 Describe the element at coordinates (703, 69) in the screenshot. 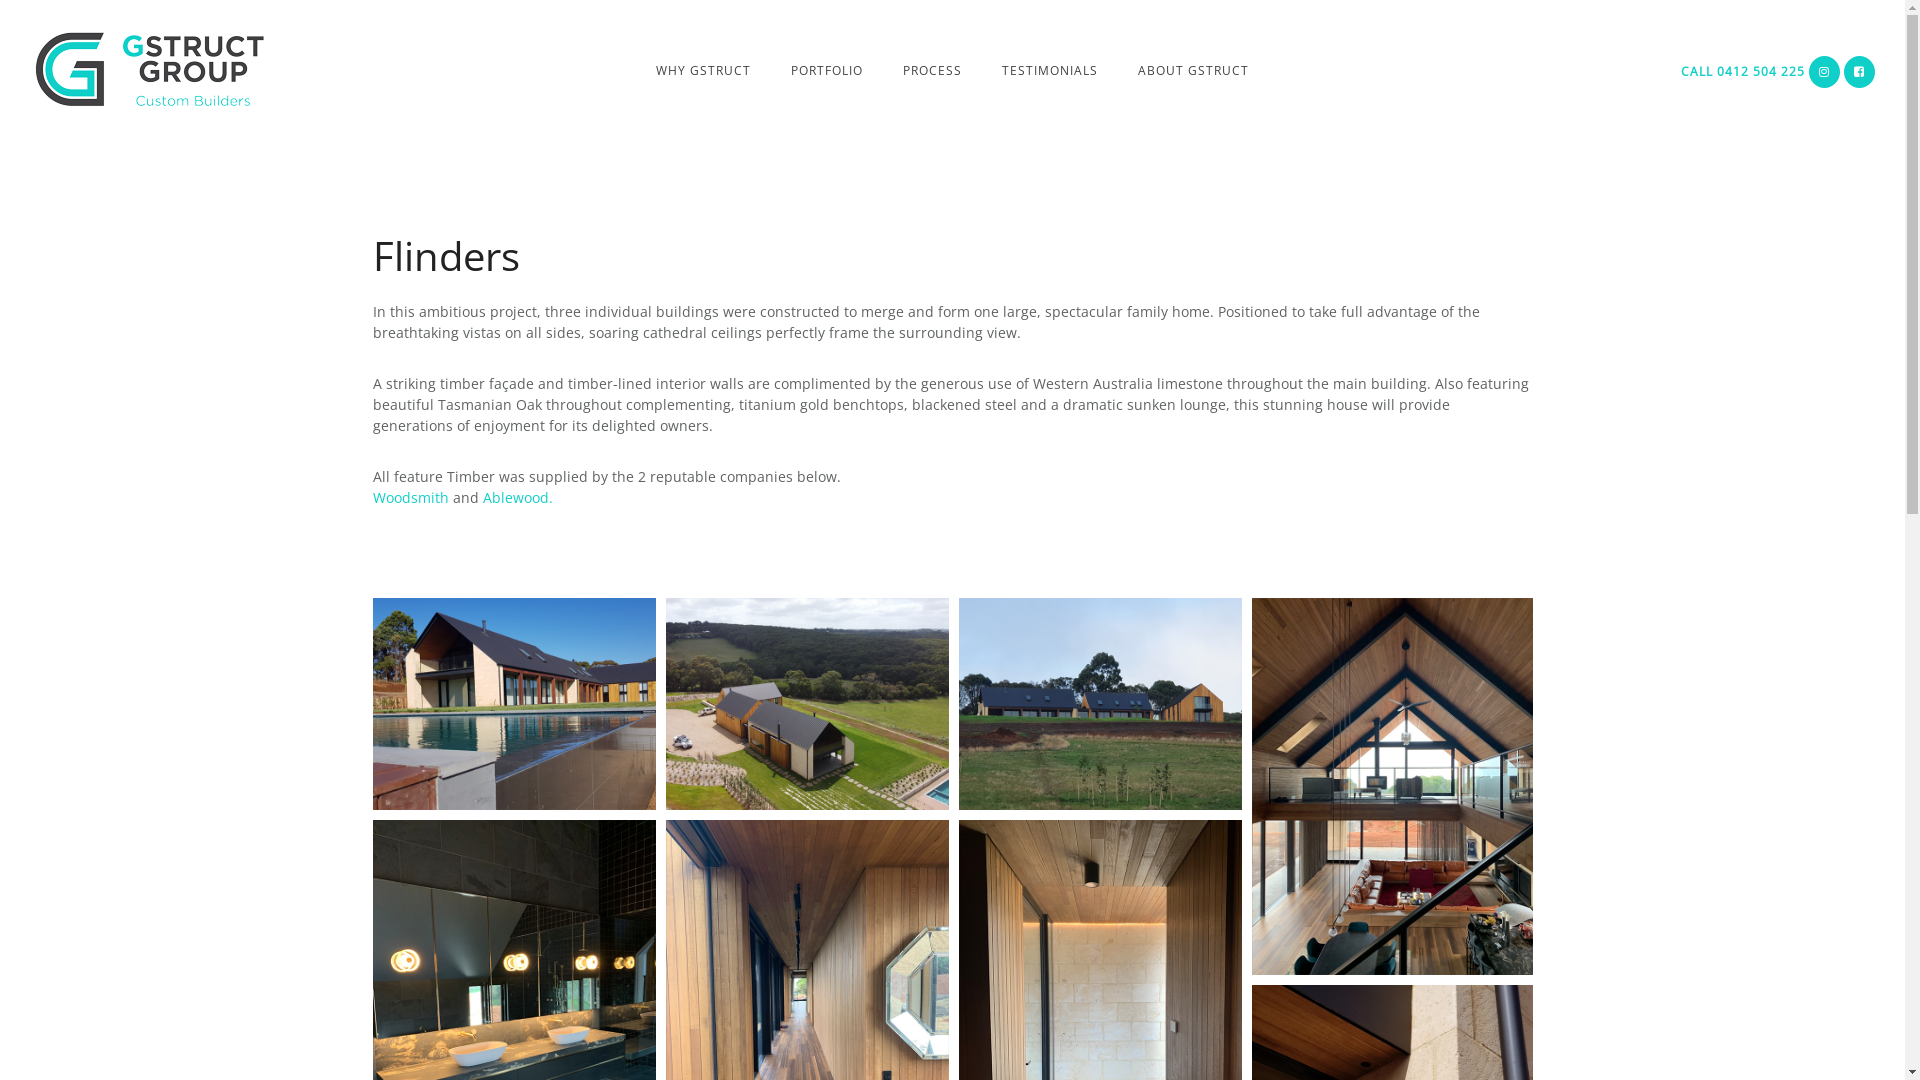

I see `'WHY GSTRUCT'` at that location.